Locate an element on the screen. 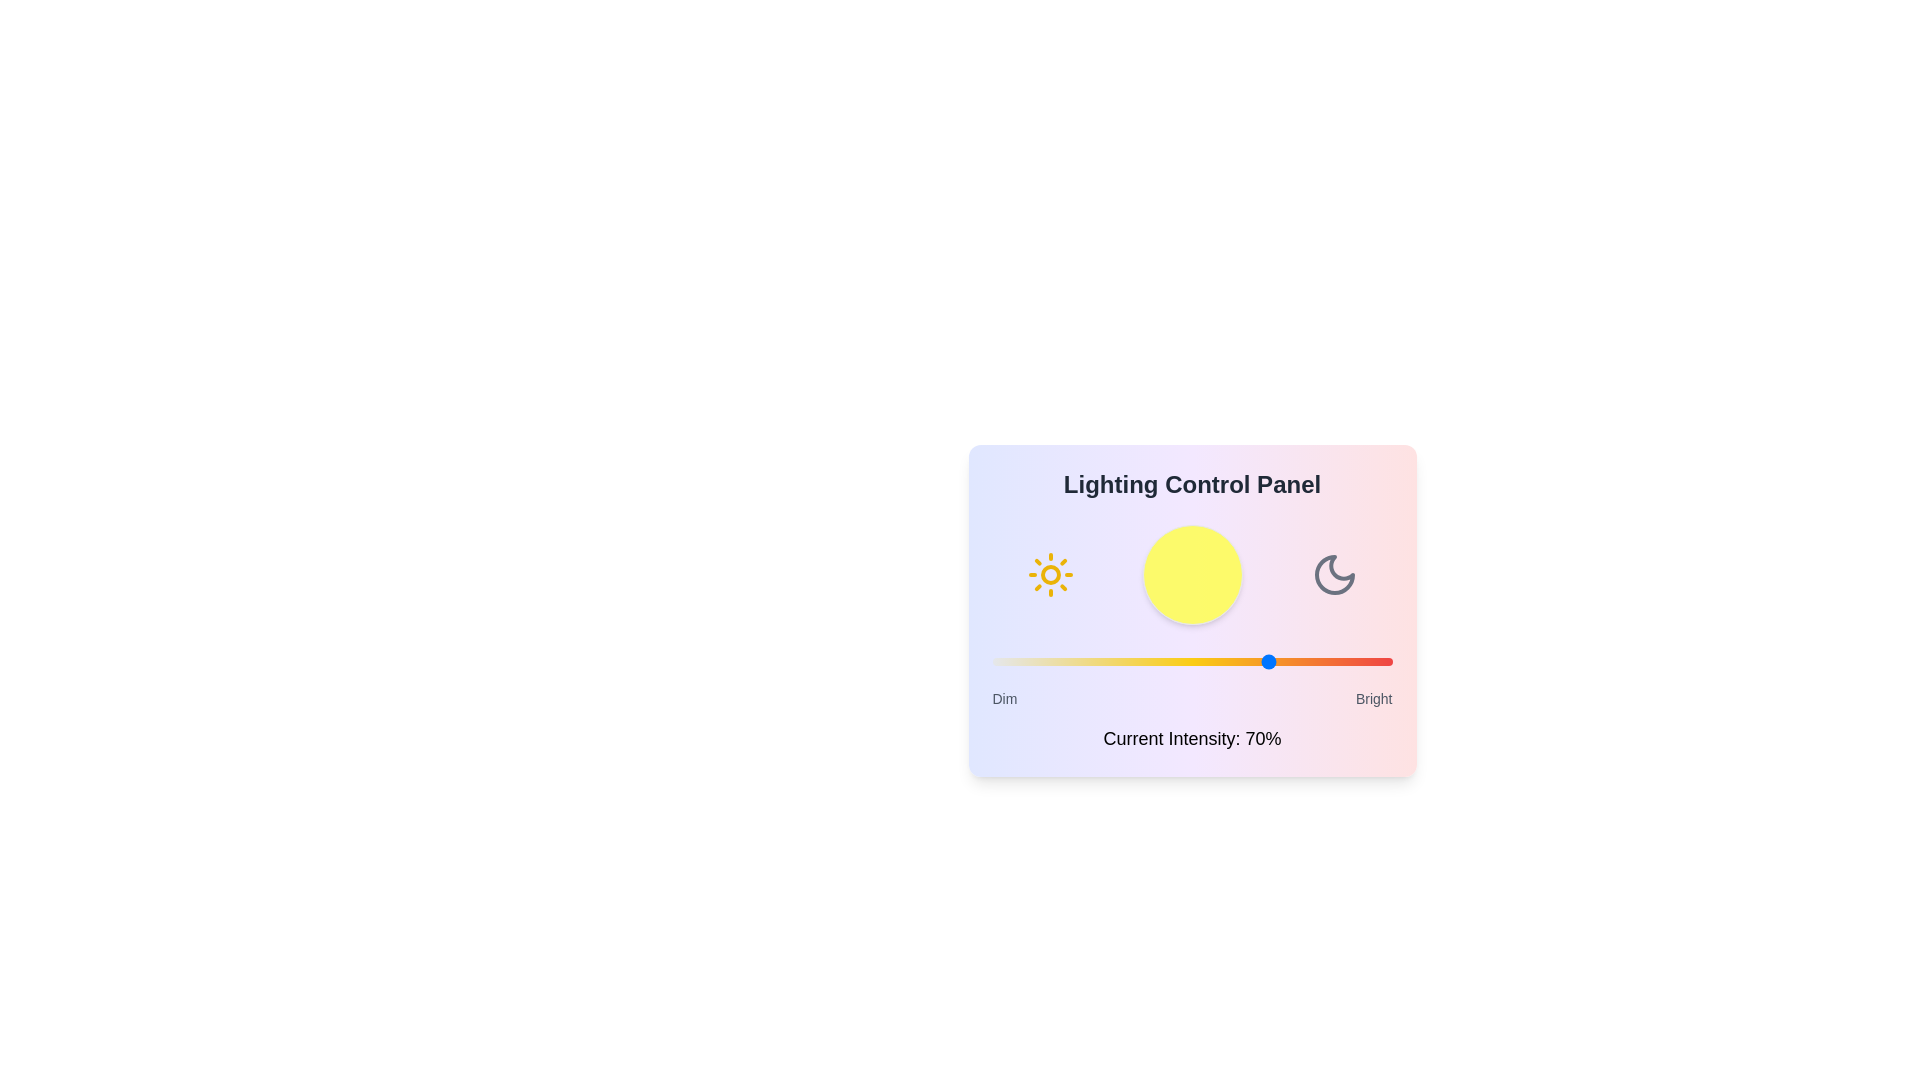 The image size is (1920, 1080). the light intensity slider to 99% to observe the changes in the visualization is located at coordinates (1387, 662).